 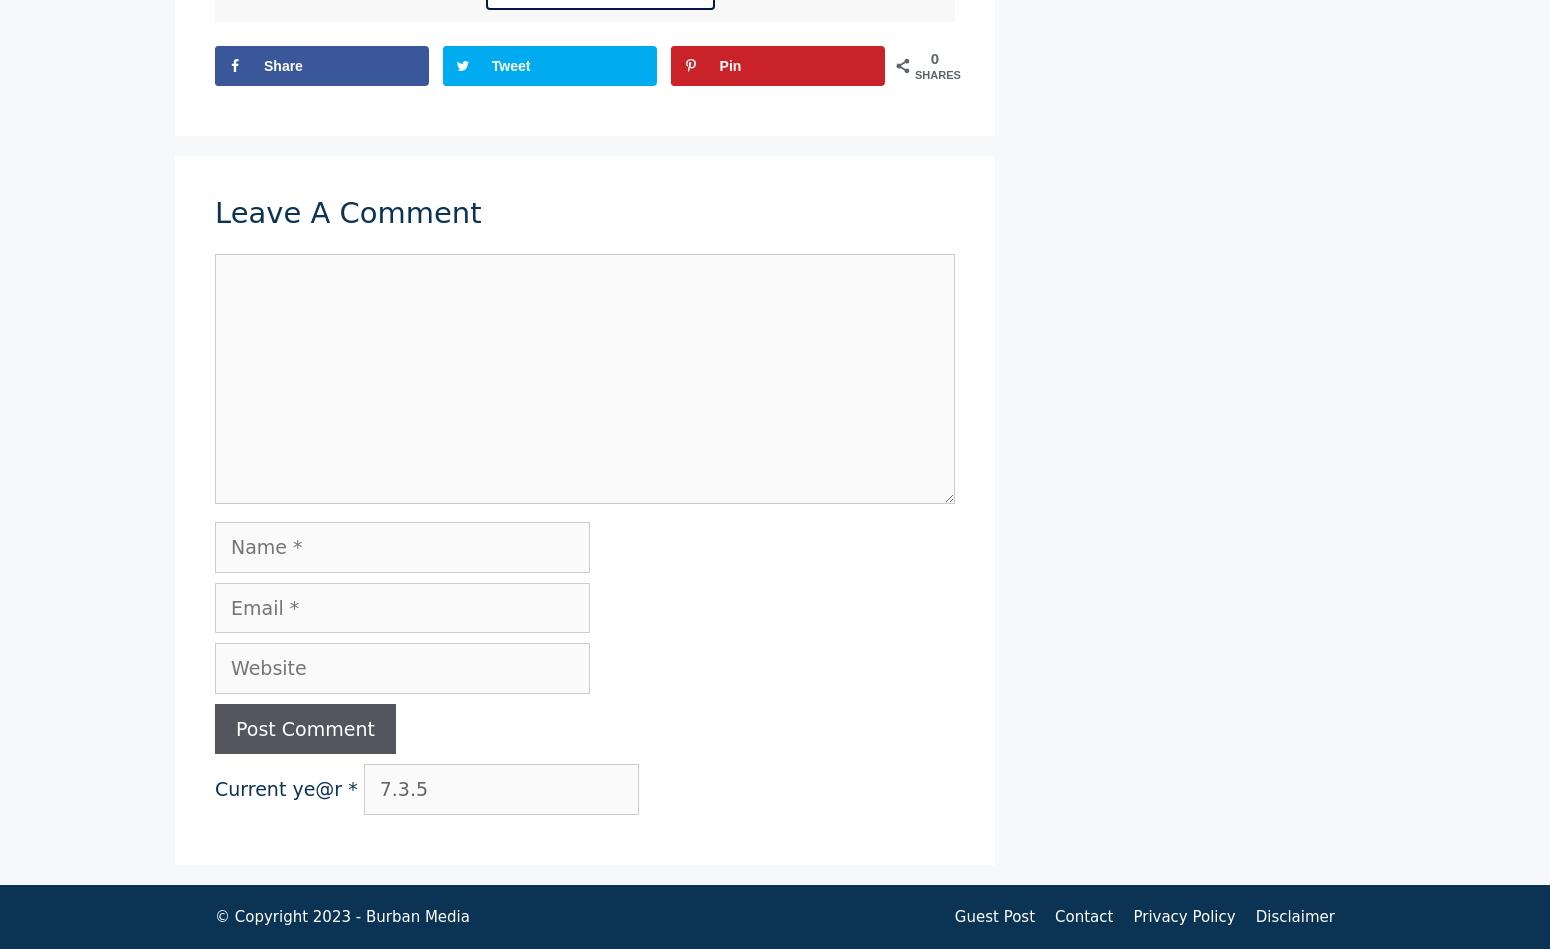 I want to click on '*', so click(x=351, y=788).